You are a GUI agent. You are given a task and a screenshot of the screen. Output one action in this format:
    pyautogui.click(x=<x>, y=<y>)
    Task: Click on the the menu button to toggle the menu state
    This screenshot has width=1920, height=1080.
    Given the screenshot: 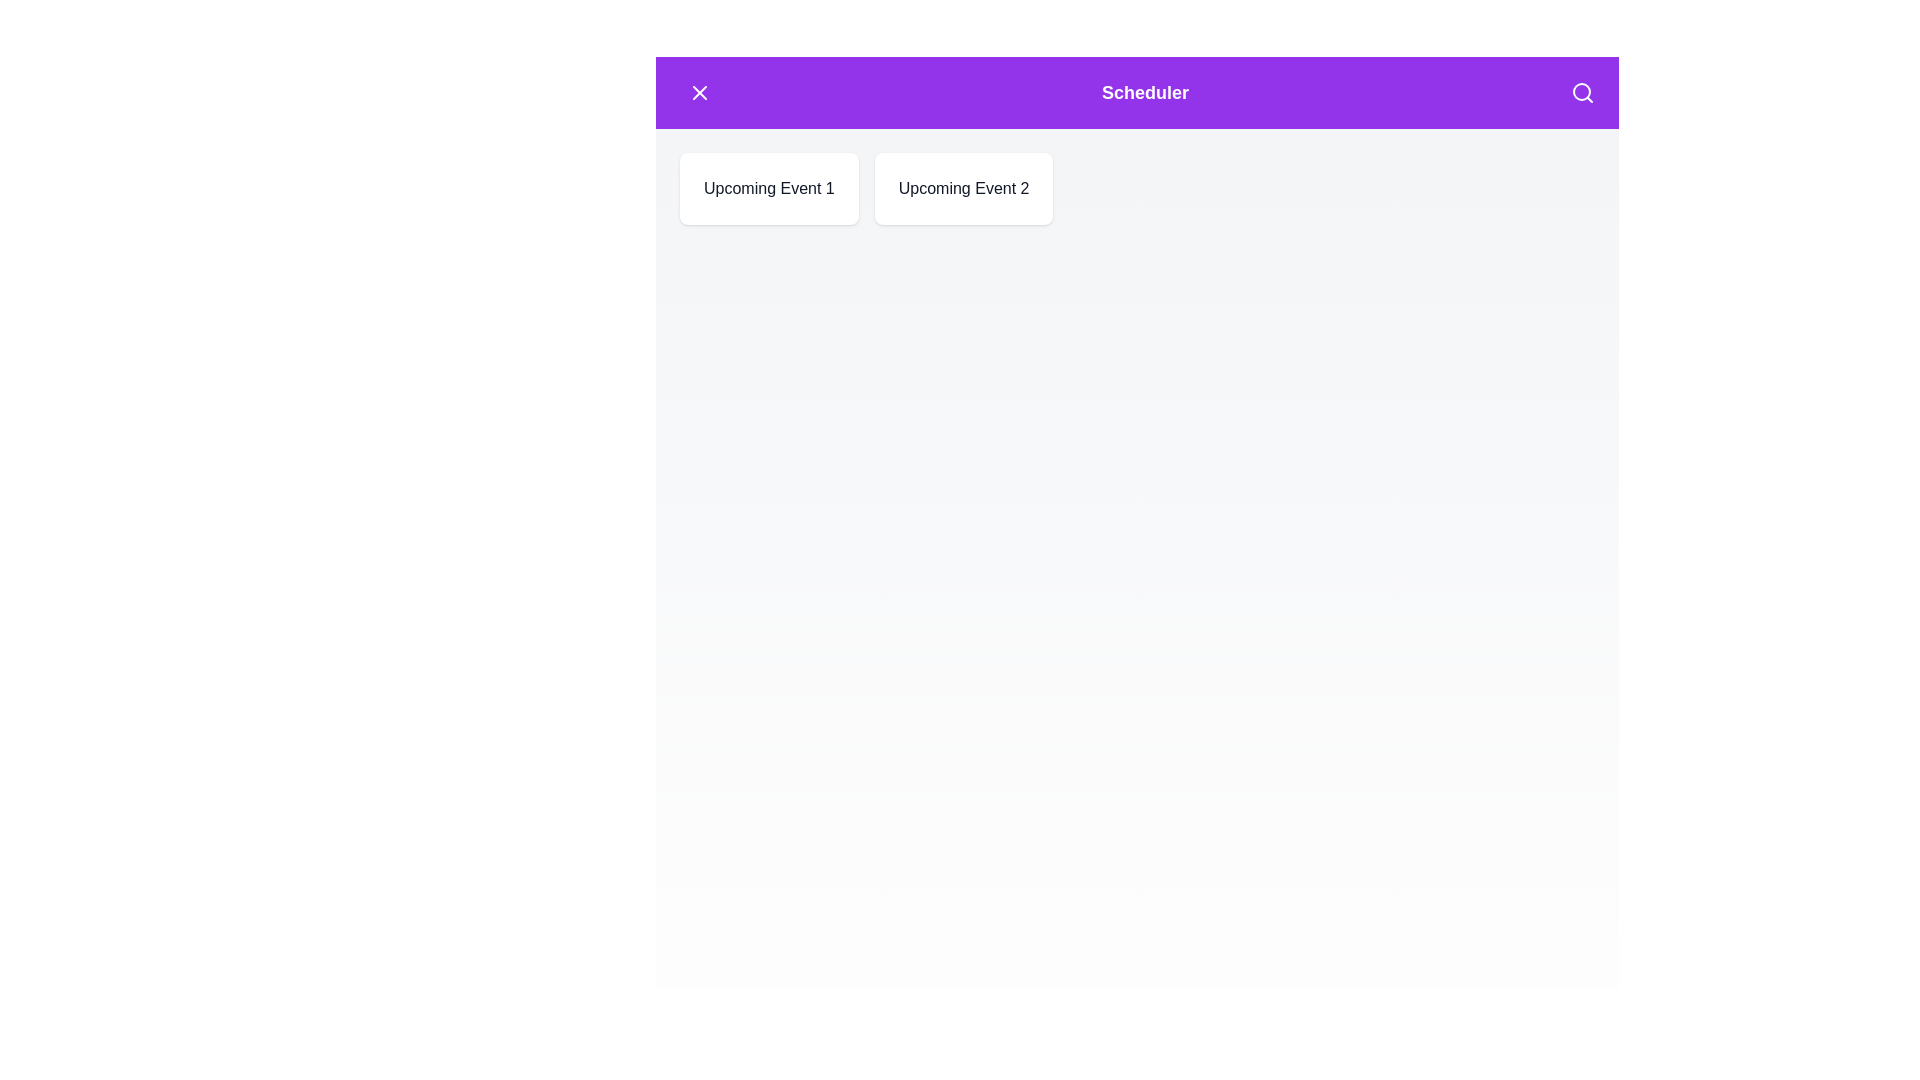 What is the action you would take?
    pyautogui.click(x=700, y=92)
    